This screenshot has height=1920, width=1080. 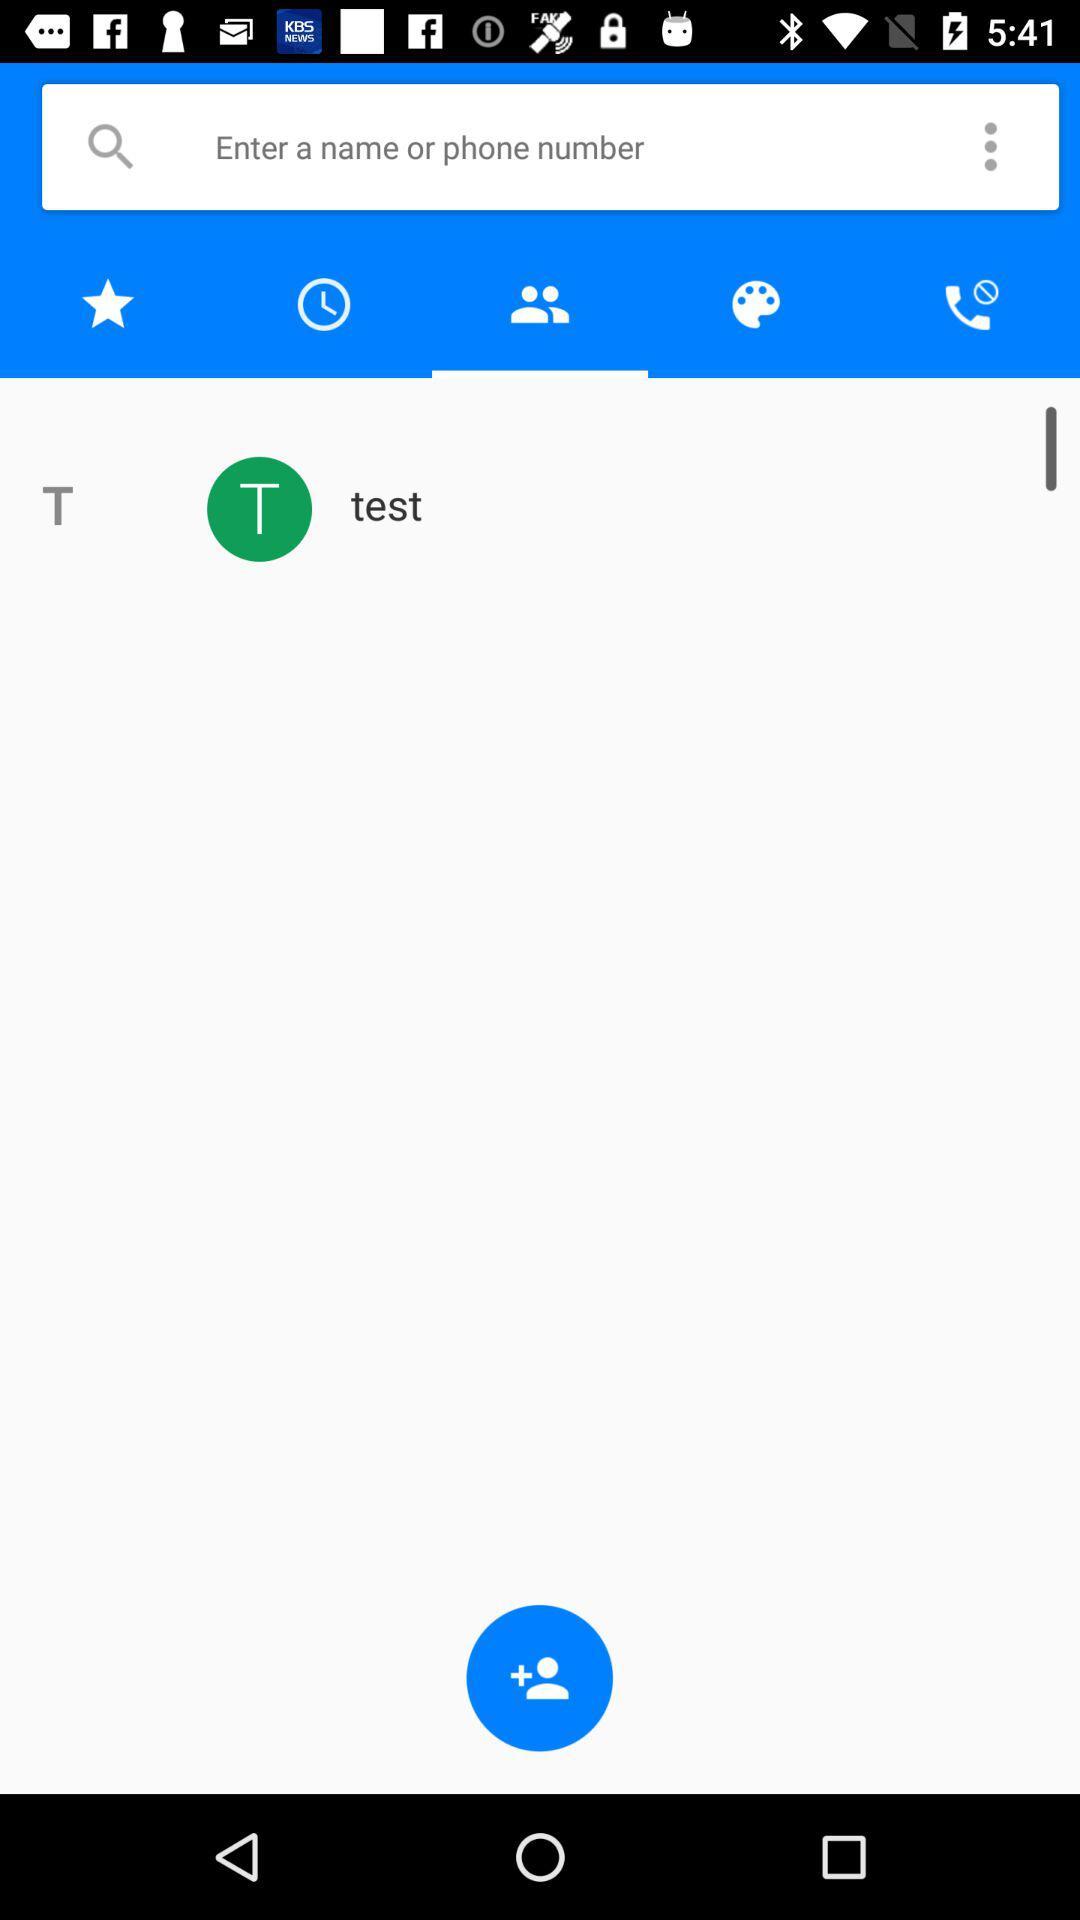 I want to click on search, so click(x=110, y=146).